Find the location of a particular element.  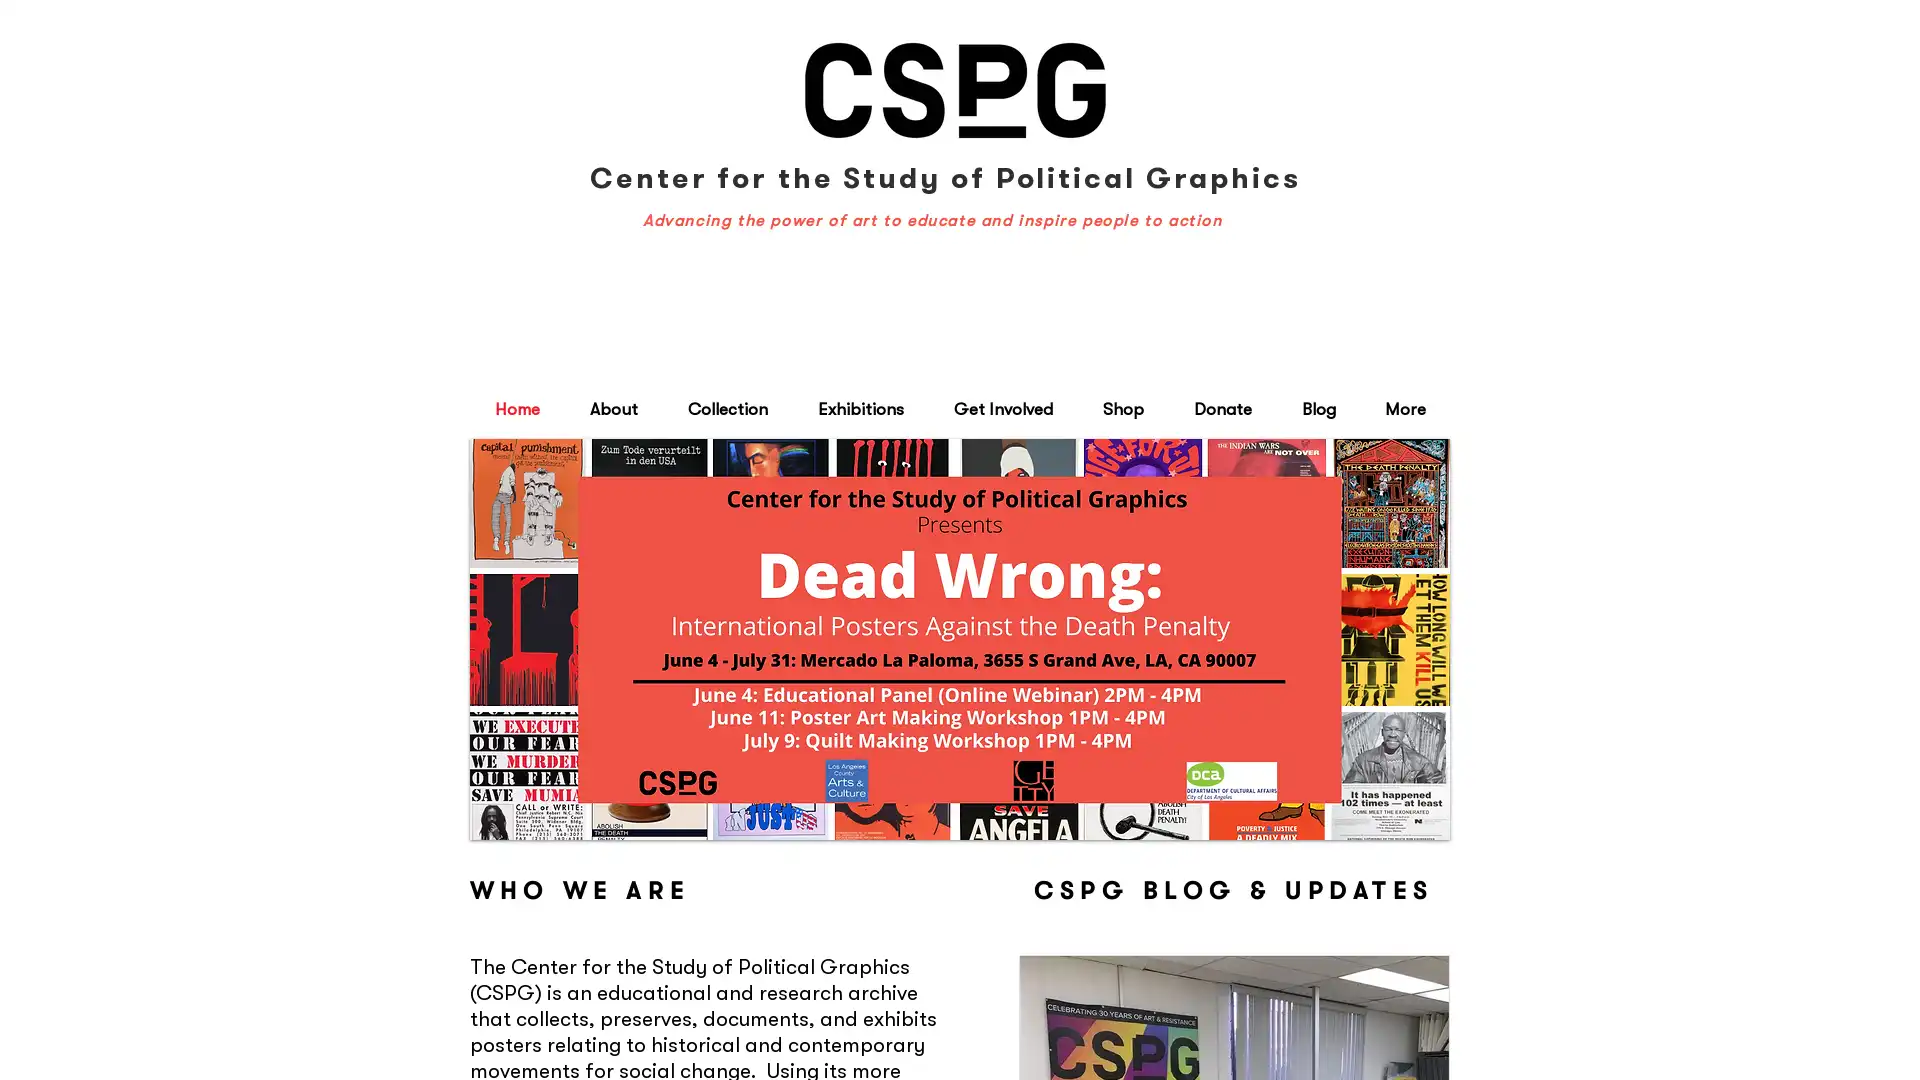

Cart with 0 items is located at coordinates (1406, 426).